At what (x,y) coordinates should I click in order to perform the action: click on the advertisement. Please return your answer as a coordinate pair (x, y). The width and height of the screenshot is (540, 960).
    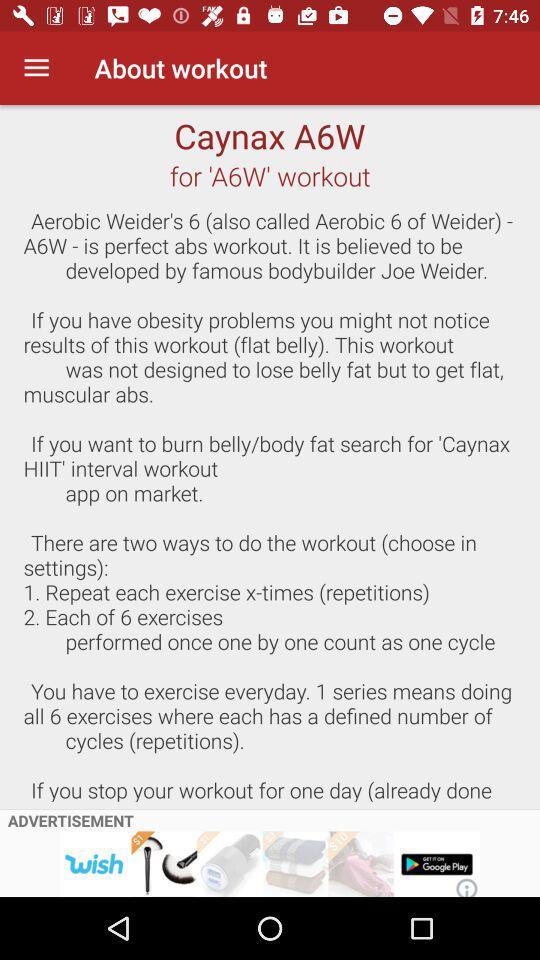
    Looking at the image, I should click on (270, 863).